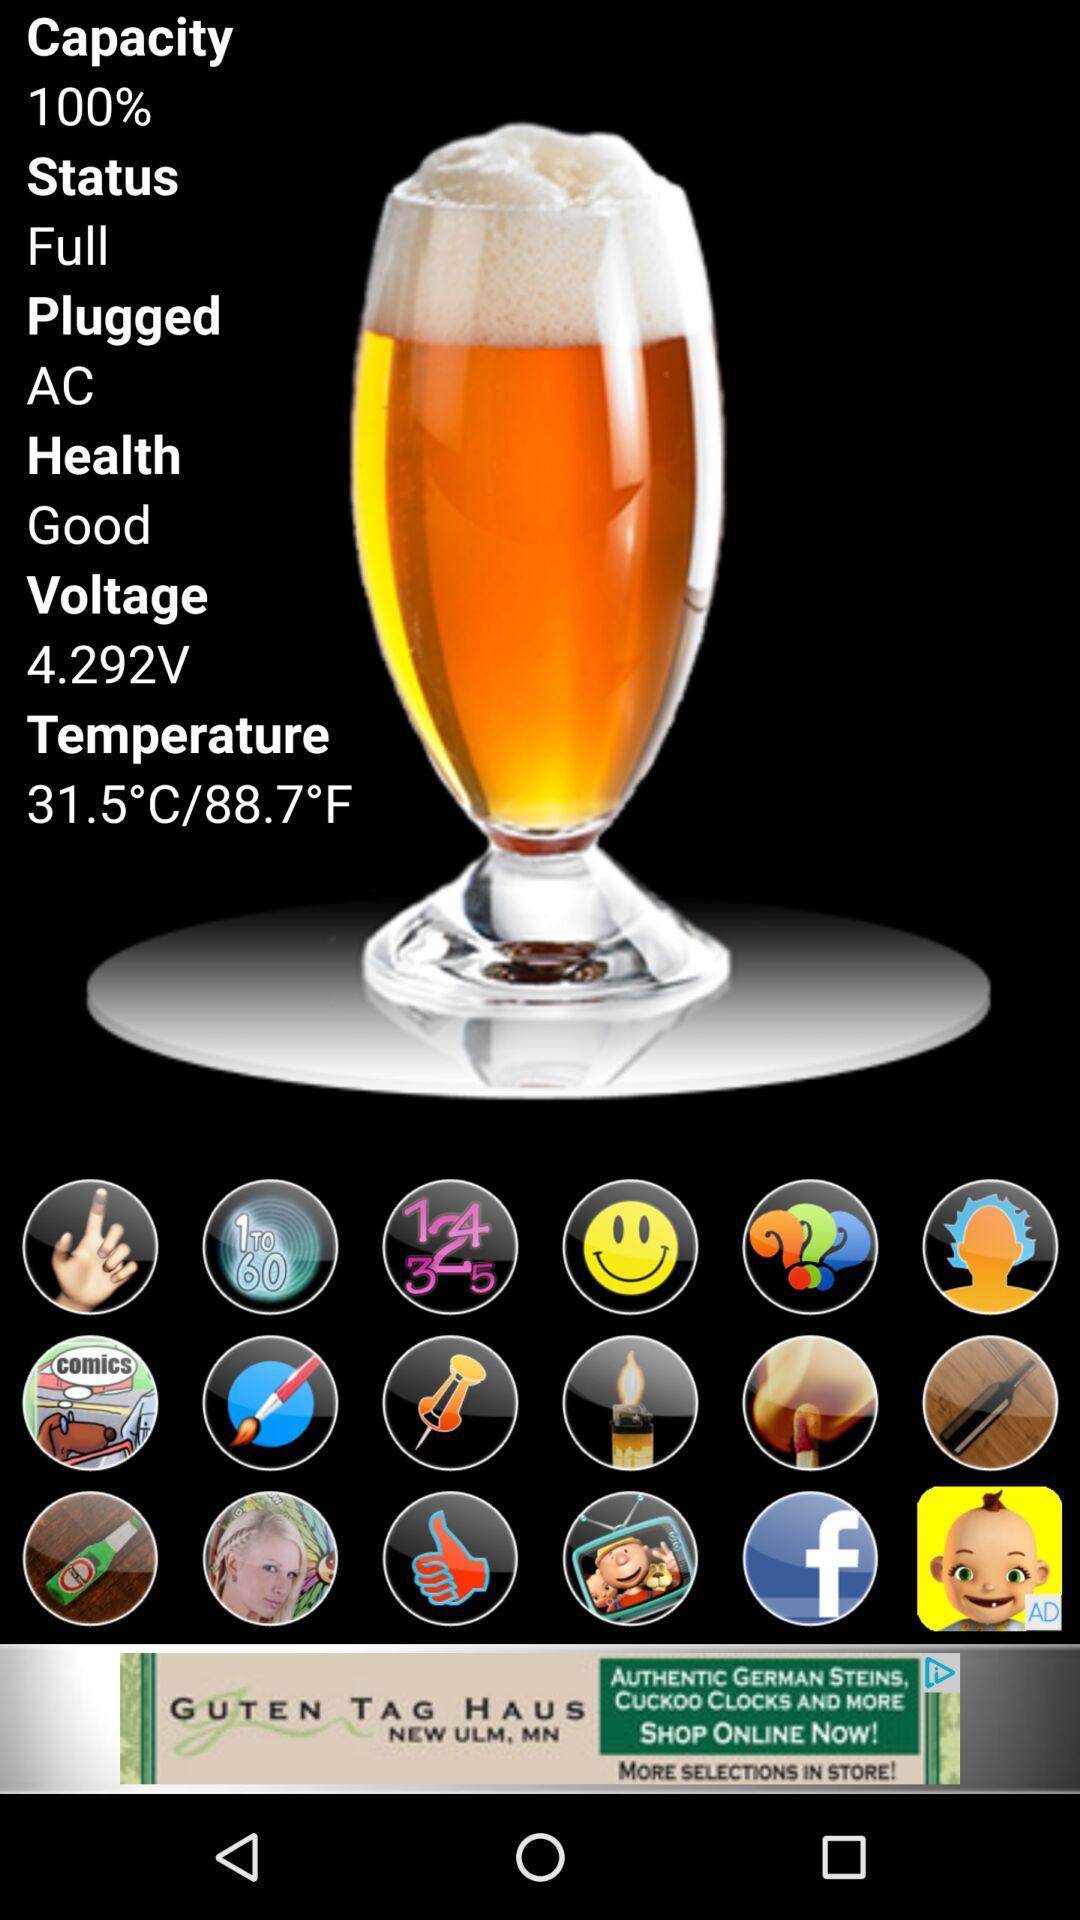 The height and width of the screenshot is (1920, 1080). What do you see at coordinates (810, 1668) in the screenshot?
I see `the facebook icon` at bounding box center [810, 1668].